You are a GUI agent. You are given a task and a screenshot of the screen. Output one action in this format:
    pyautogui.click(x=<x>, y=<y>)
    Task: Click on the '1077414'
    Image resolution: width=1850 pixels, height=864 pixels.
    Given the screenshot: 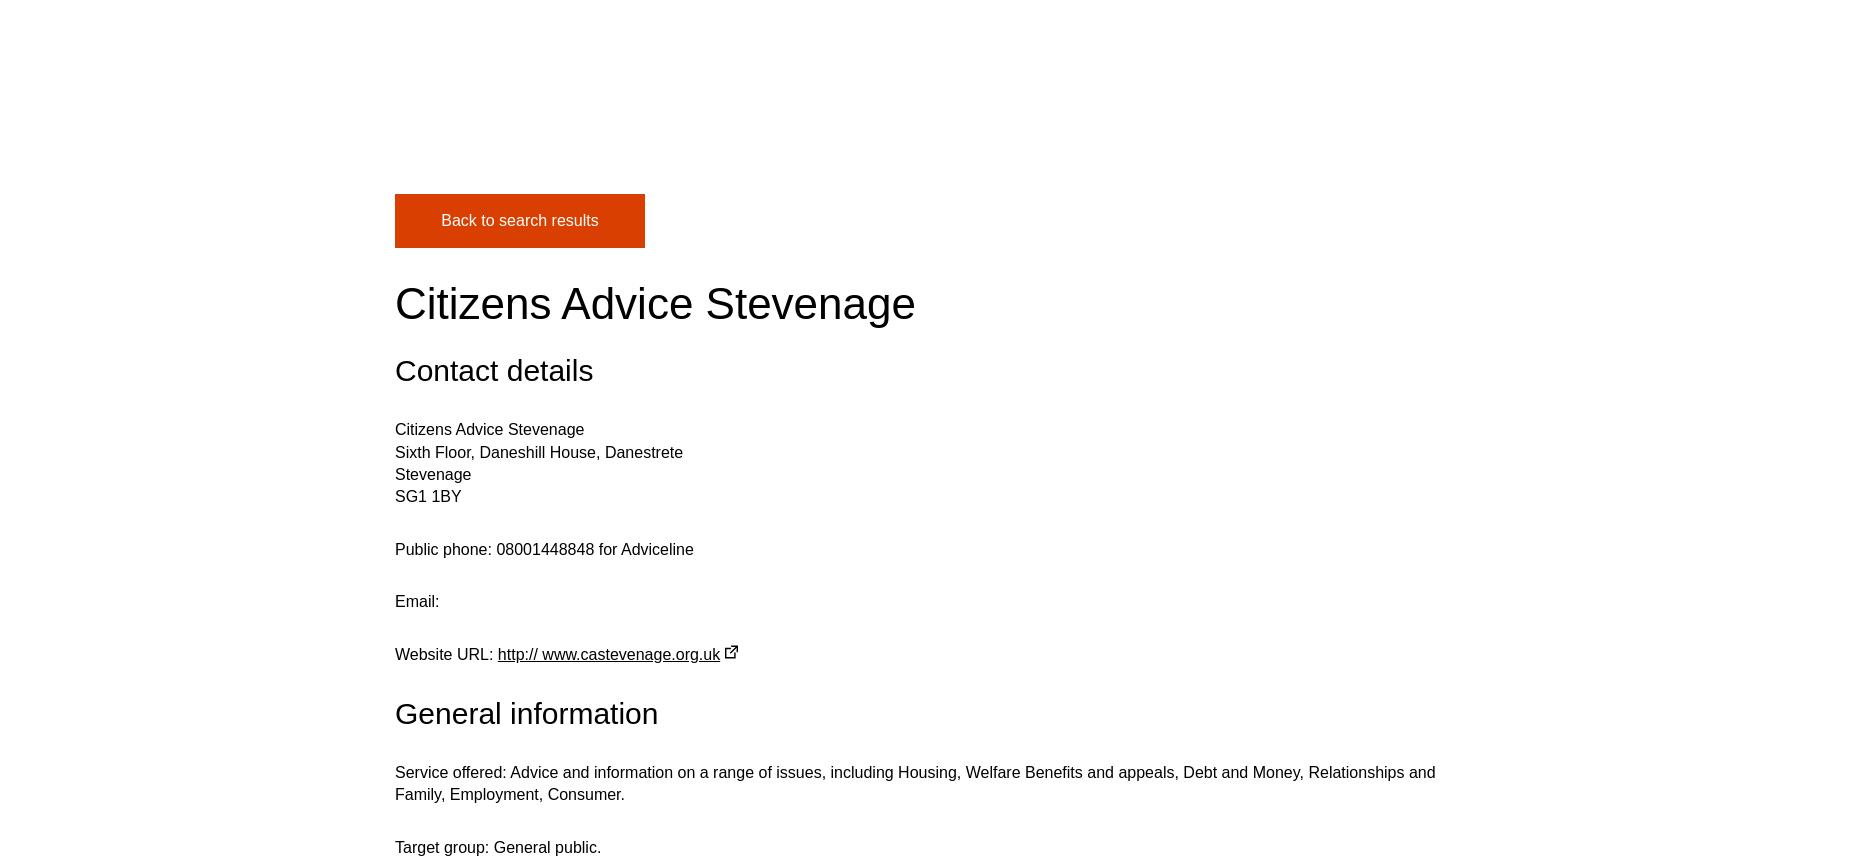 What is the action you would take?
    pyautogui.click(x=541, y=375)
    